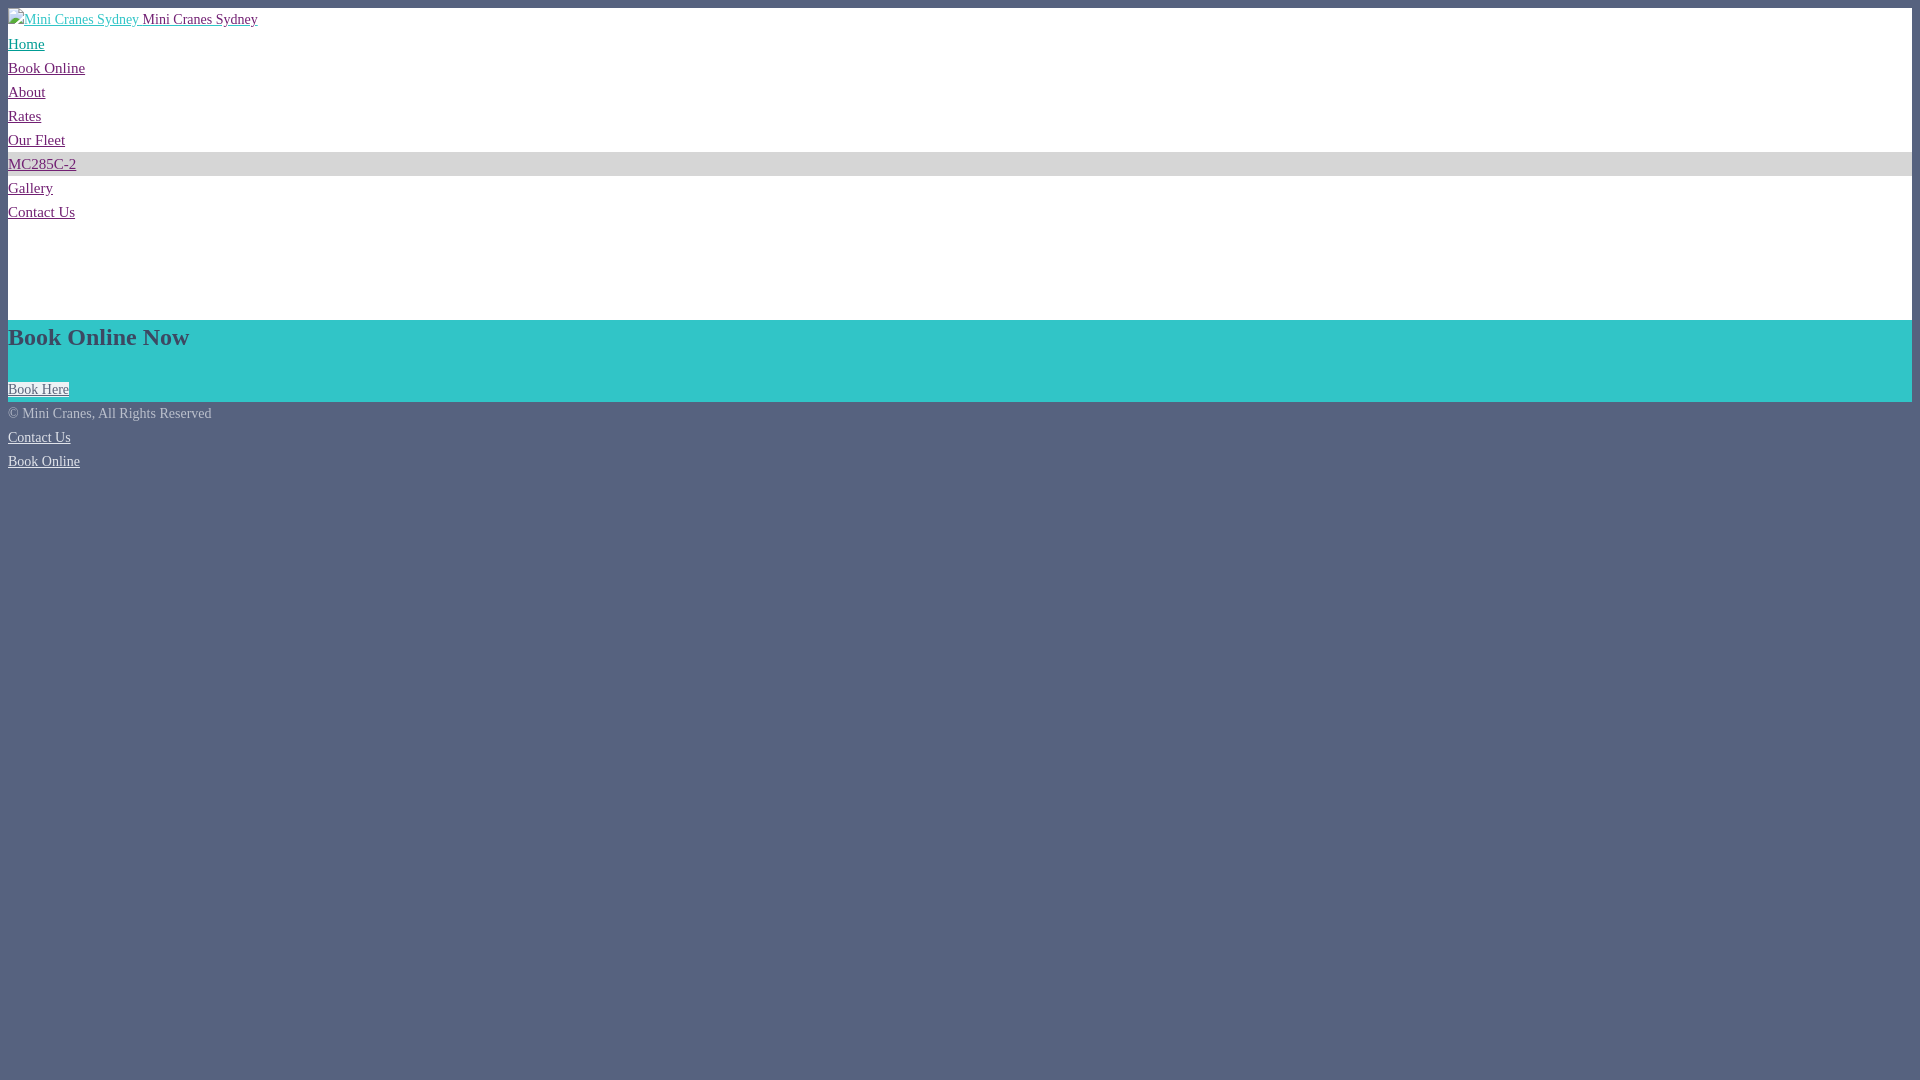 This screenshot has height=1080, width=1920. What do you see at coordinates (39, 436) in the screenshot?
I see `'Contact Us'` at bounding box center [39, 436].